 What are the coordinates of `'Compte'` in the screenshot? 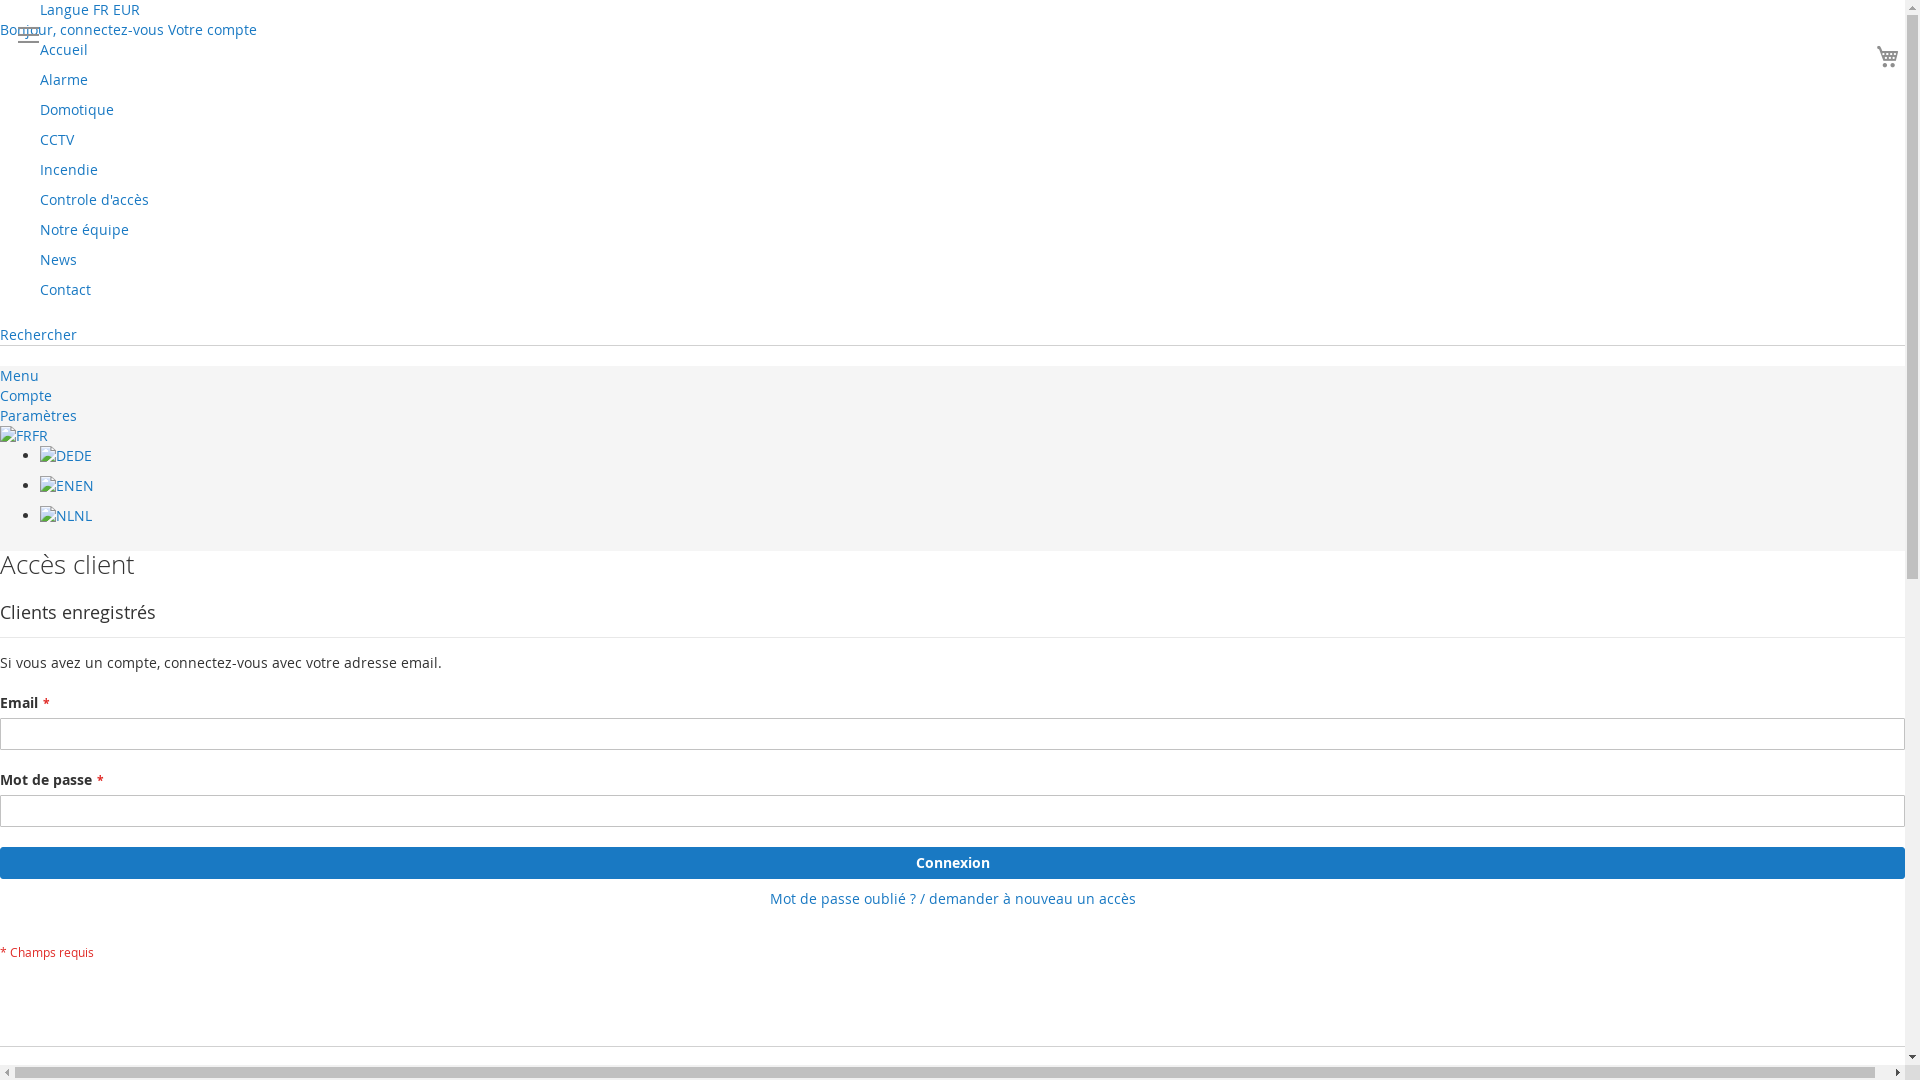 It's located at (25, 395).